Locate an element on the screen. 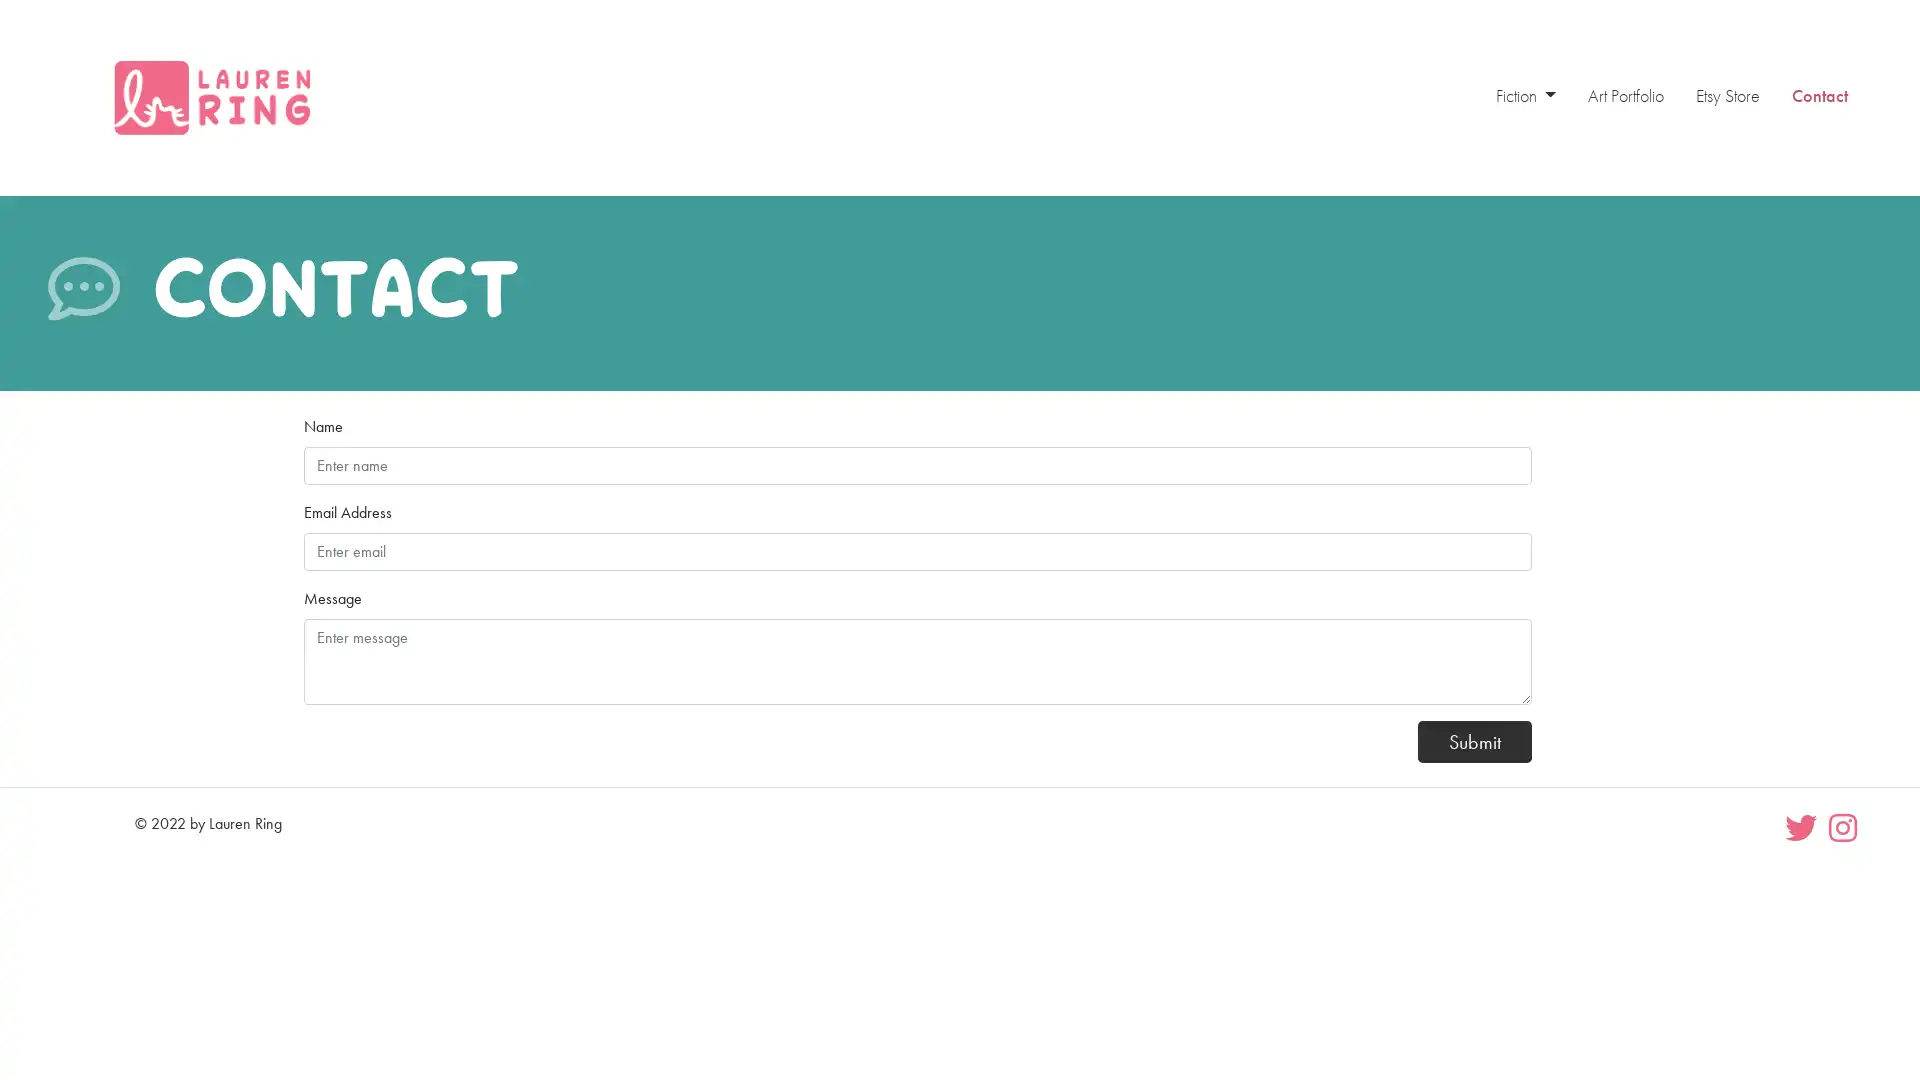 The width and height of the screenshot is (1920, 1080). Submit is located at coordinates (1474, 740).